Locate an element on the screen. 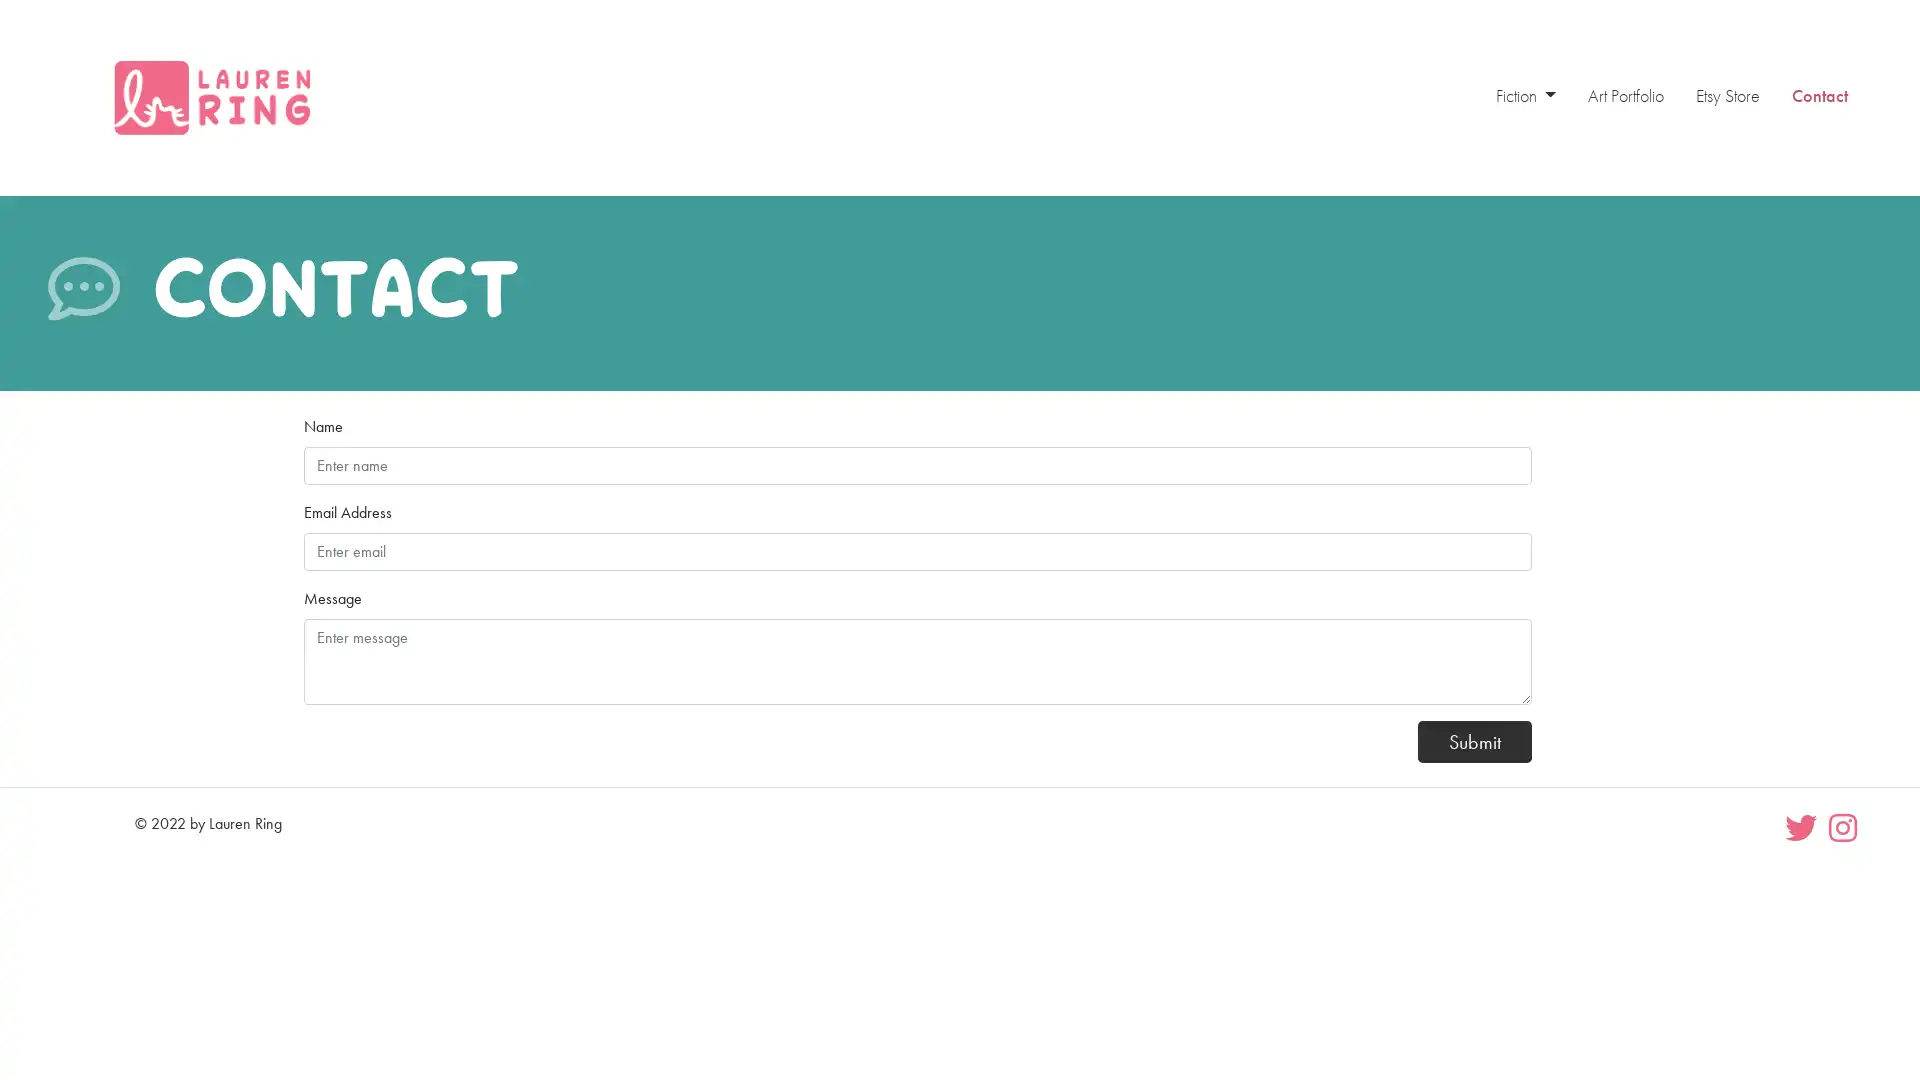 The width and height of the screenshot is (1920, 1080). Submit is located at coordinates (1474, 740).